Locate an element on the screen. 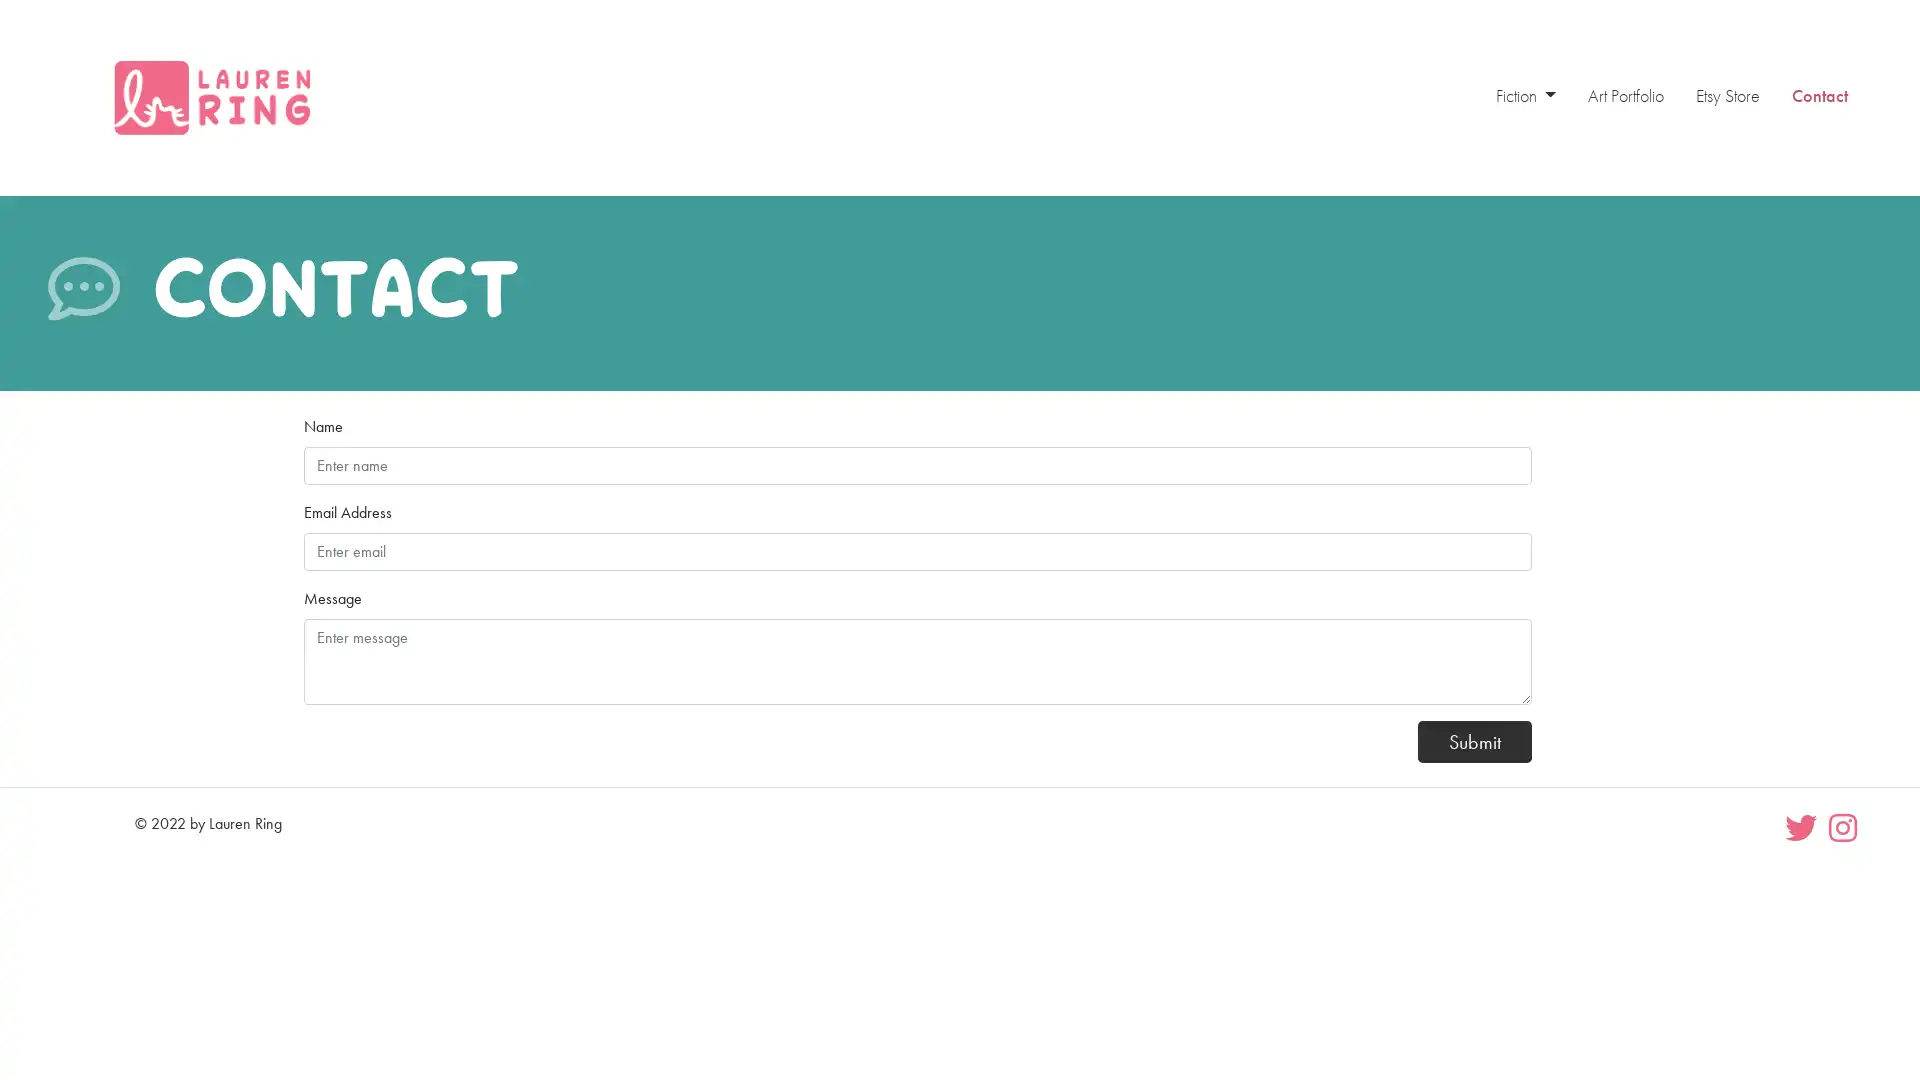 The width and height of the screenshot is (1920, 1080). Submit is located at coordinates (1474, 740).